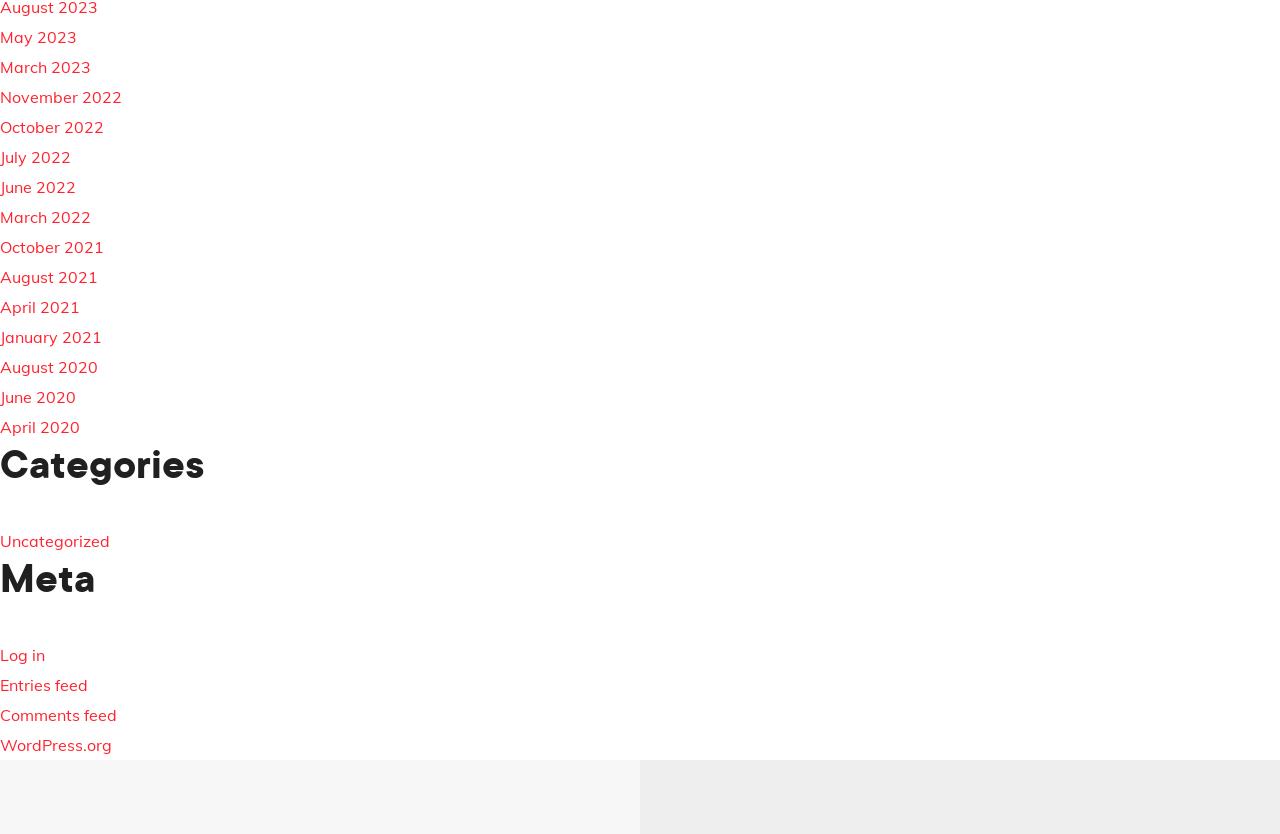 The height and width of the screenshot is (834, 1280). Describe the element at coordinates (49, 275) in the screenshot. I see `'August 2021'` at that location.